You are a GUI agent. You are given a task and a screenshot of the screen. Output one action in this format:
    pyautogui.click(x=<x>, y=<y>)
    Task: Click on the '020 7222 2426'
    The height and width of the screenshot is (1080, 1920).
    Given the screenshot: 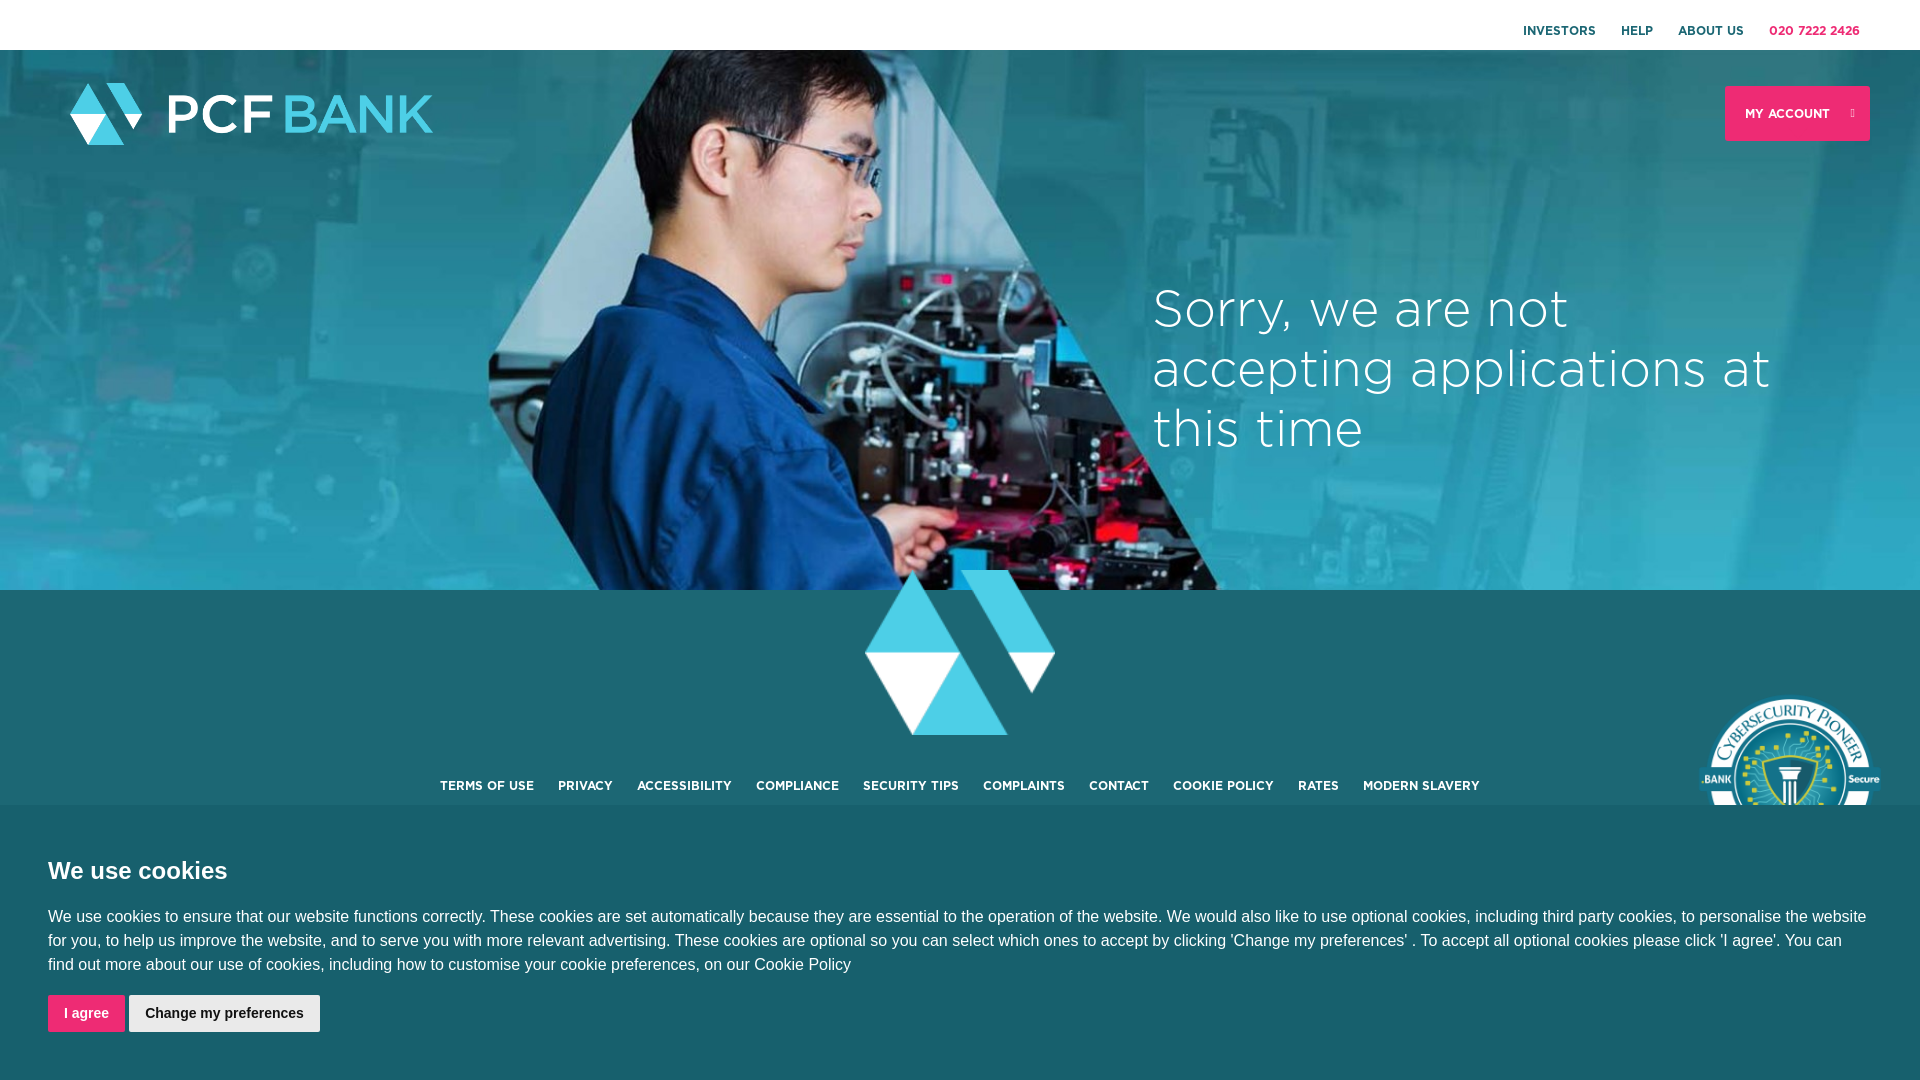 What is the action you would take?
    pyautogui.click(x=1814, y=31)
    